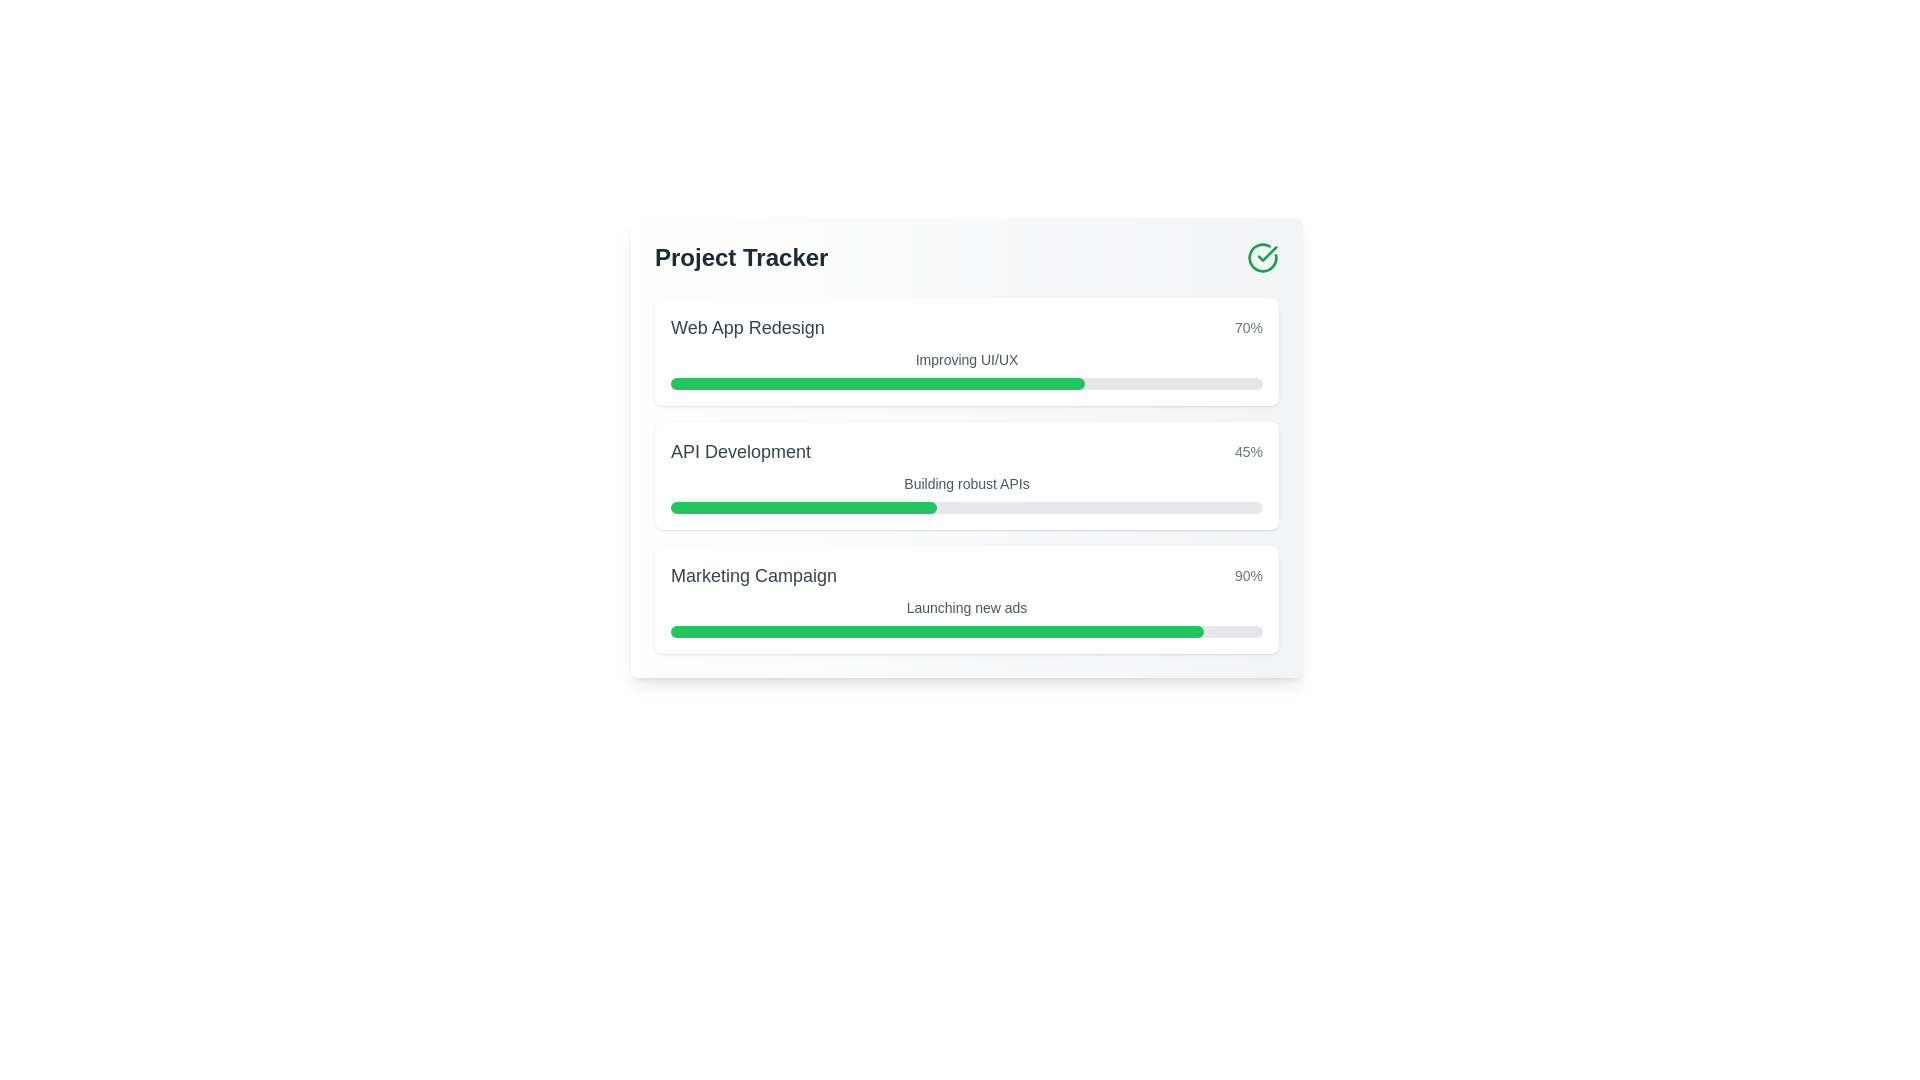 The width and height of the screenshot is (1920, 1080). I want to click on the text label displaying 'Marketing Campaign' which is a medium-sized, bold font in gray color located in the bottom task section of a project tracker interface, so click(752, 575).